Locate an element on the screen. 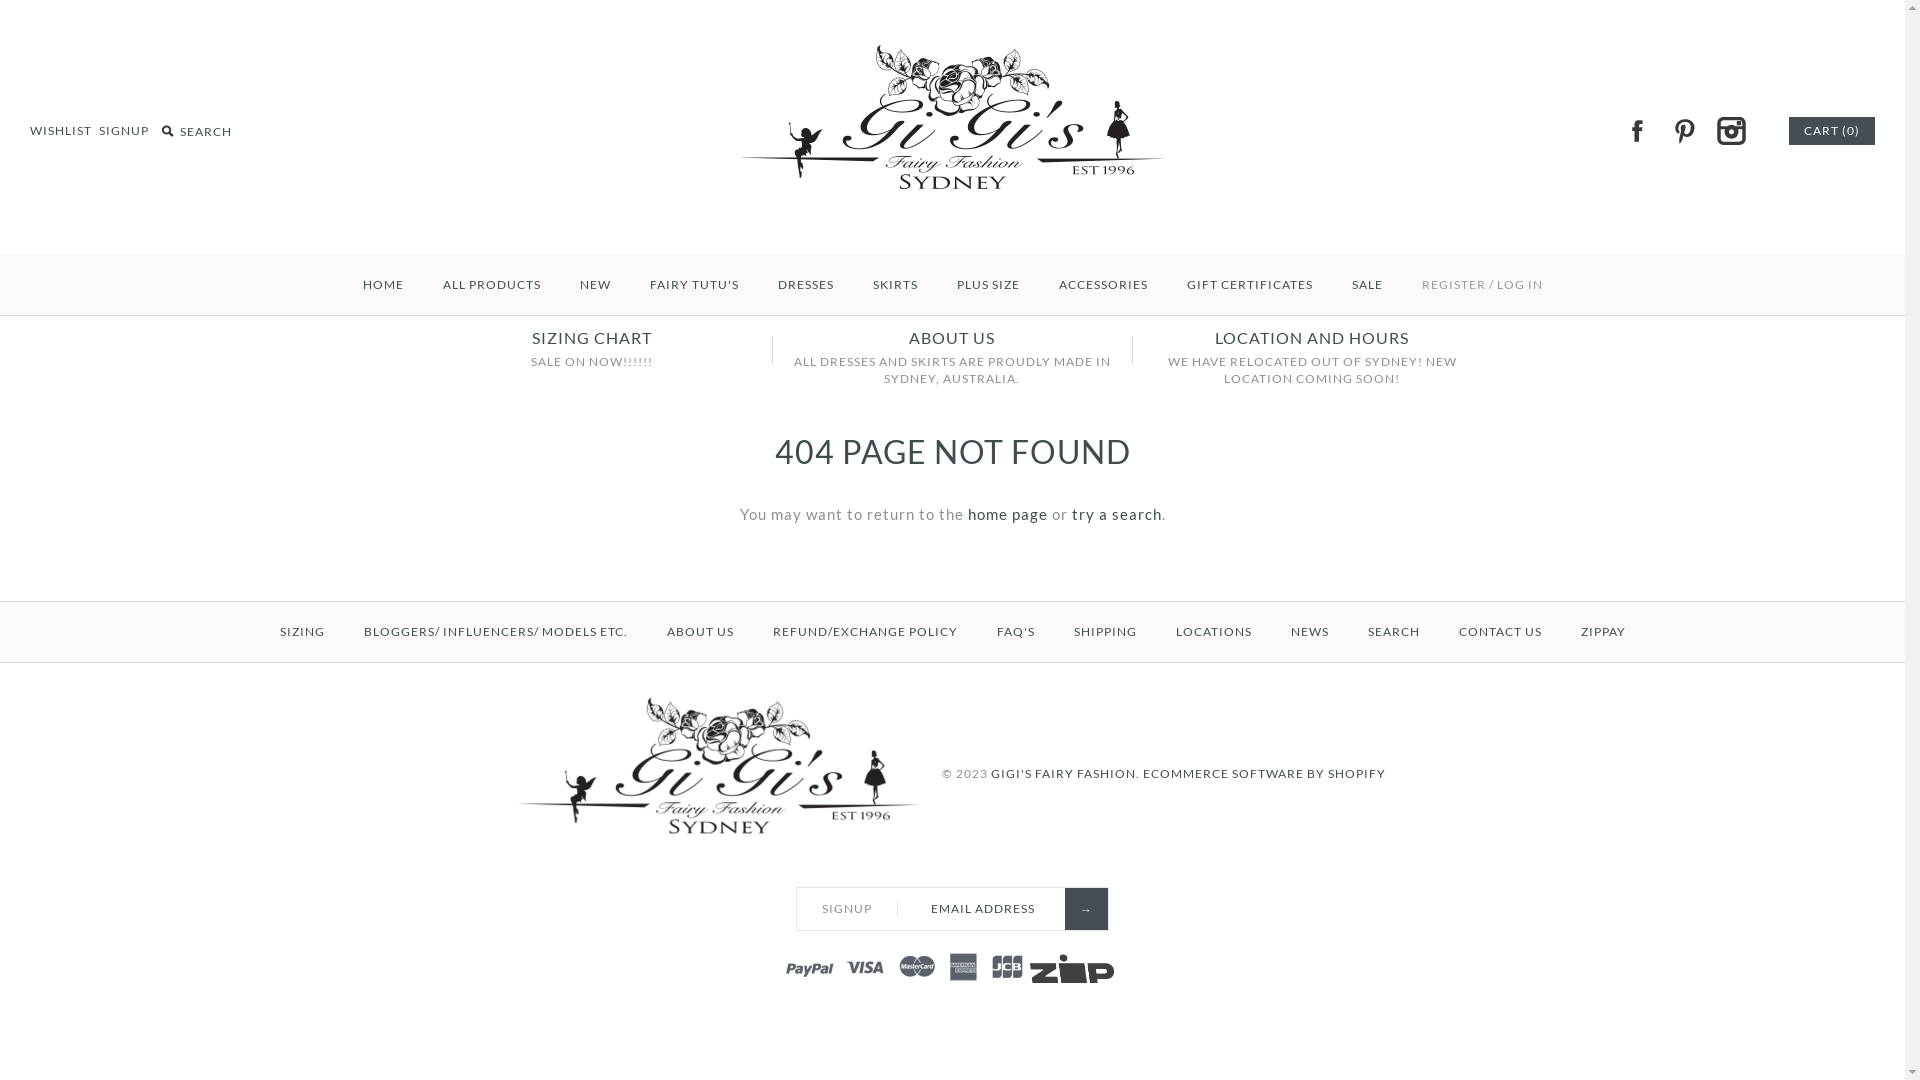  'PLUS SIZE' is located at coordinates (987, 285).